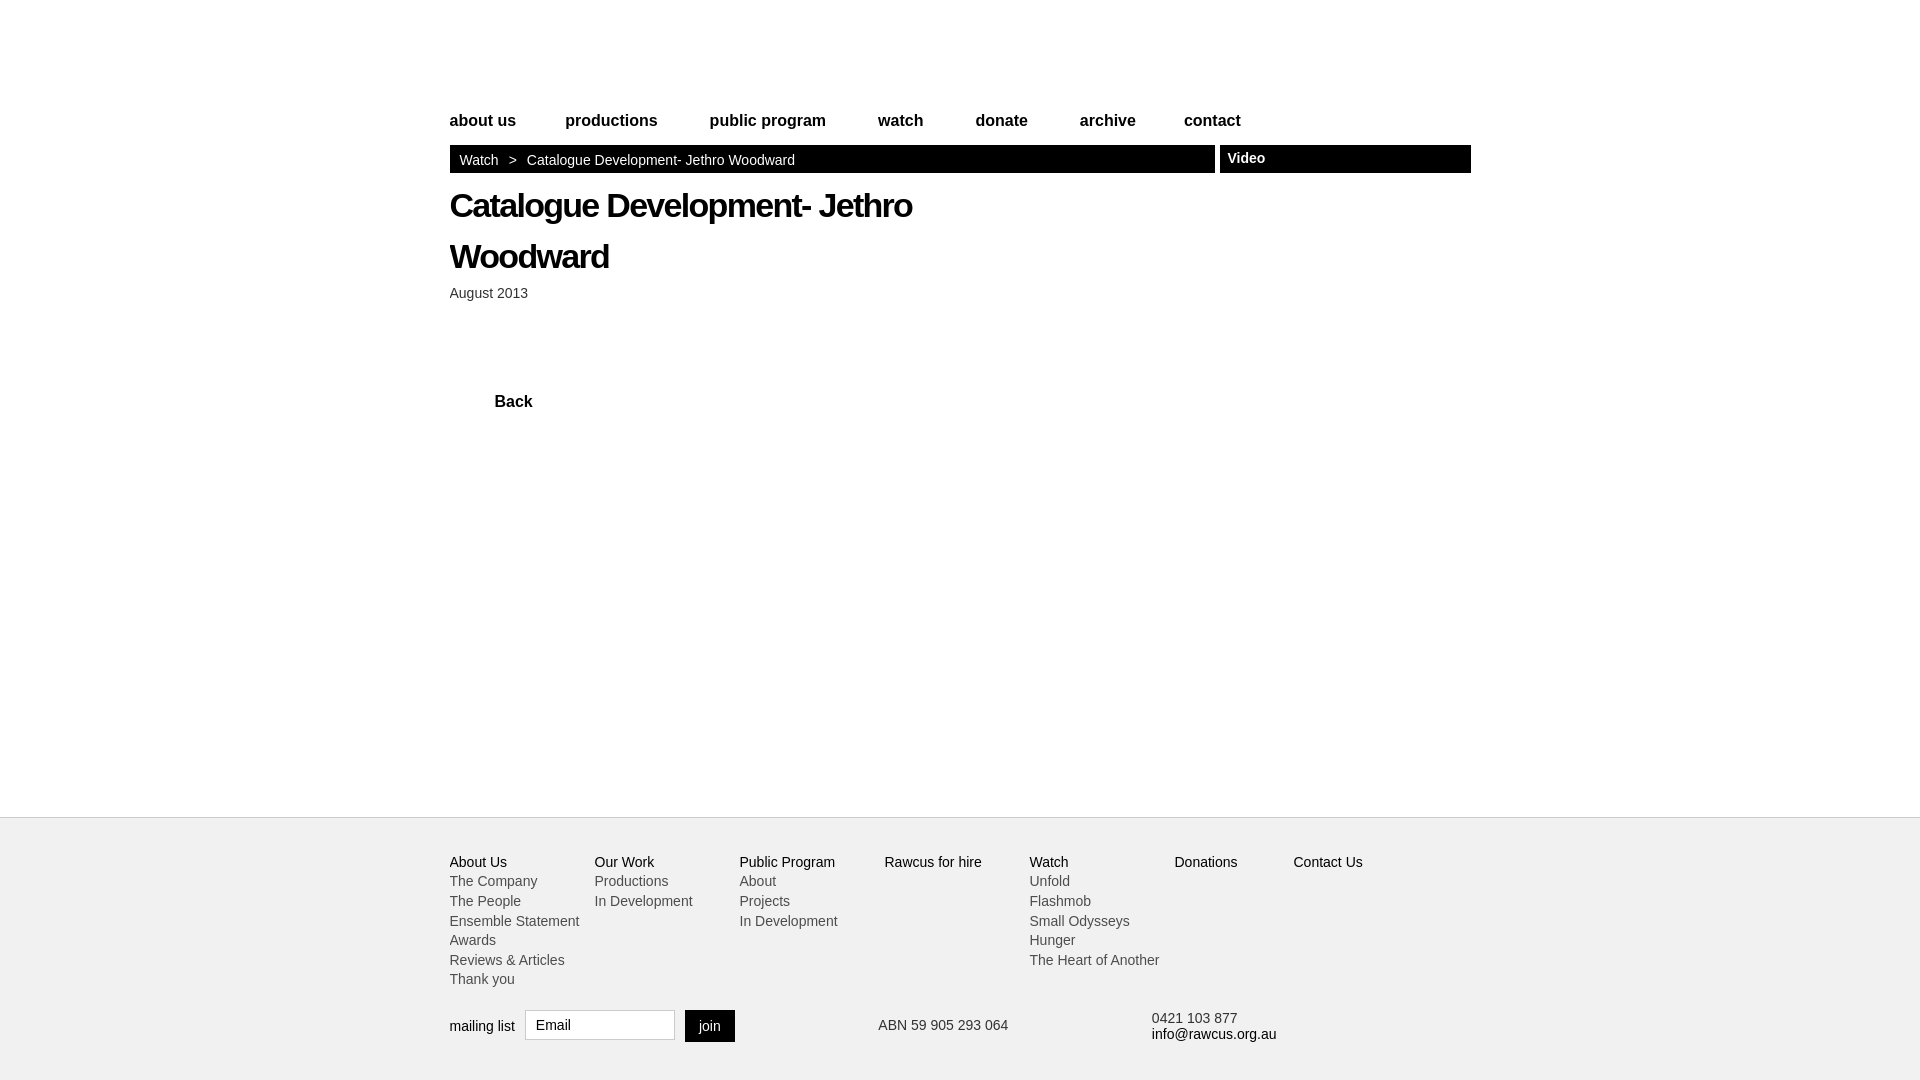  What do you see at coordinates (490, 401) in the screenshot?
I see `'Back'` at bounding box center [490, 401].